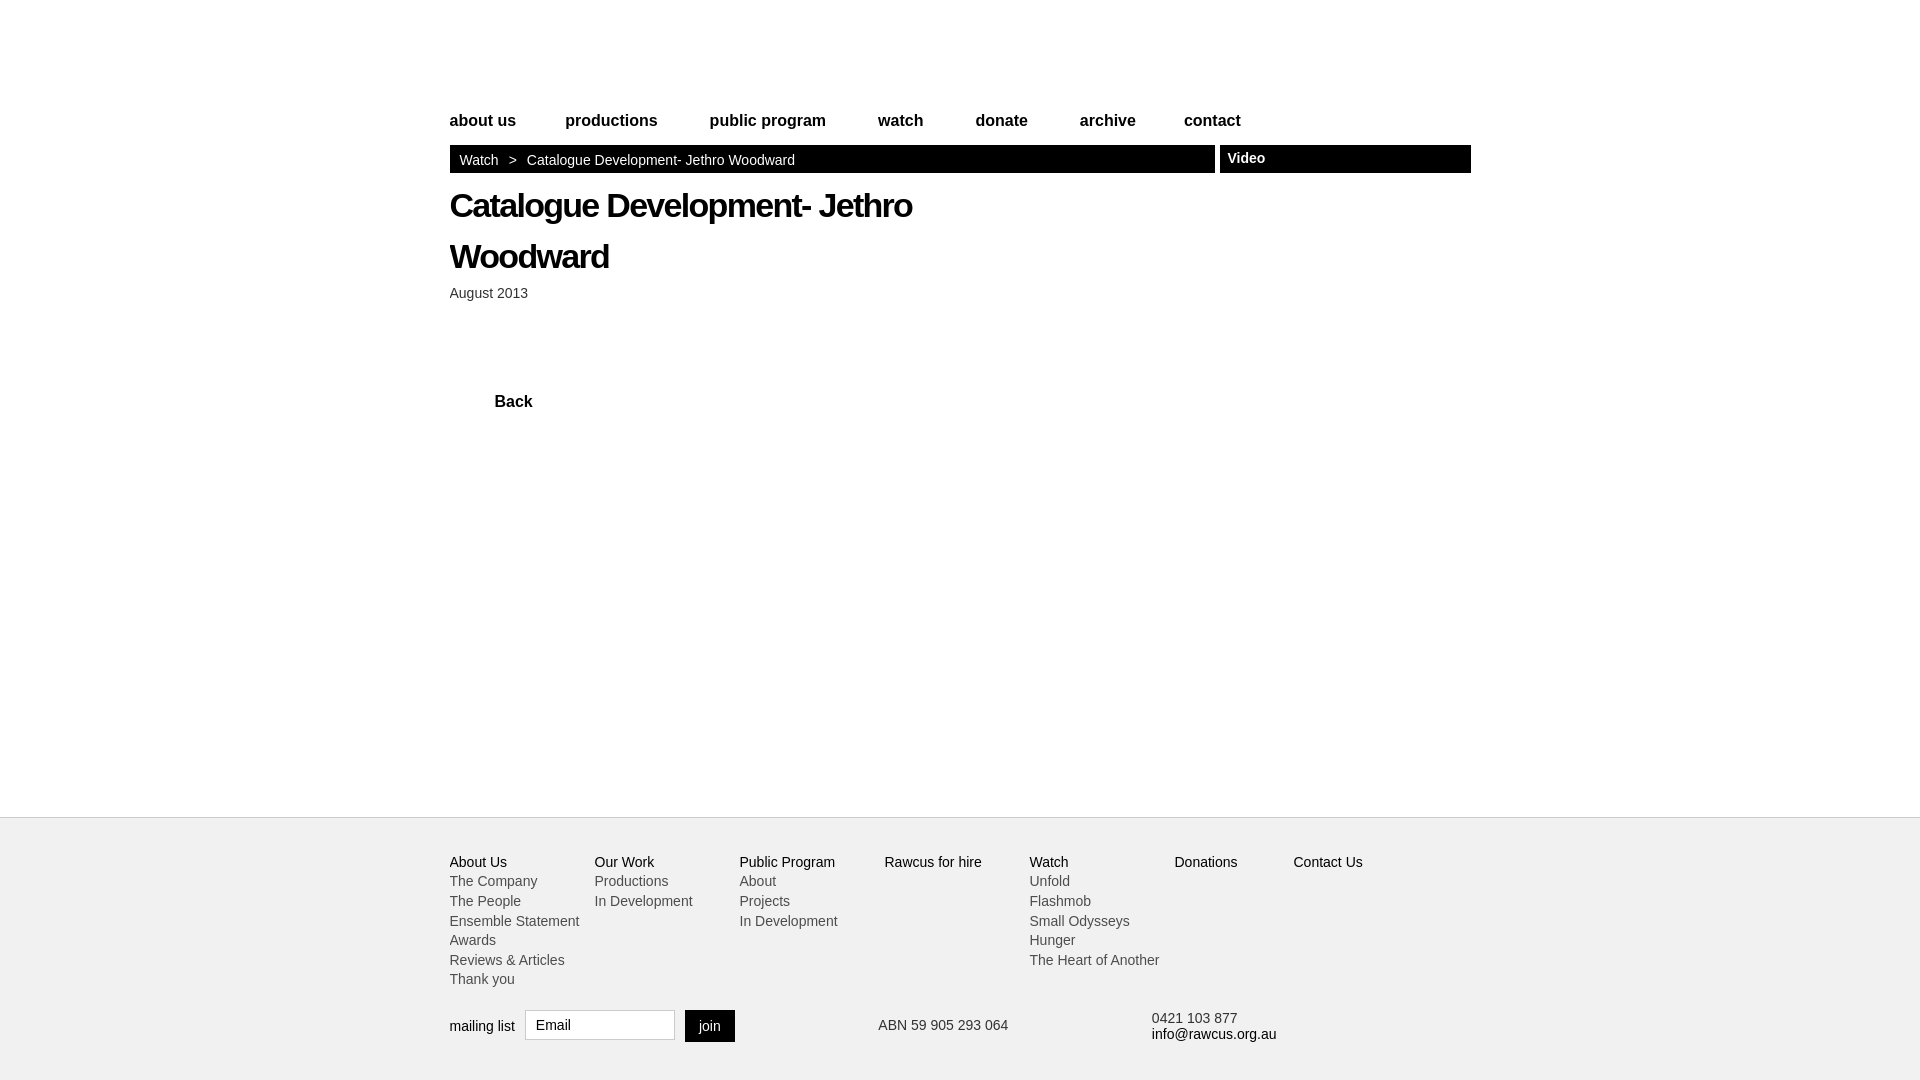  What do you see at coordinates (490, 401) in the screenshot?
I see `'Back'` at bounding box center [490, 401].